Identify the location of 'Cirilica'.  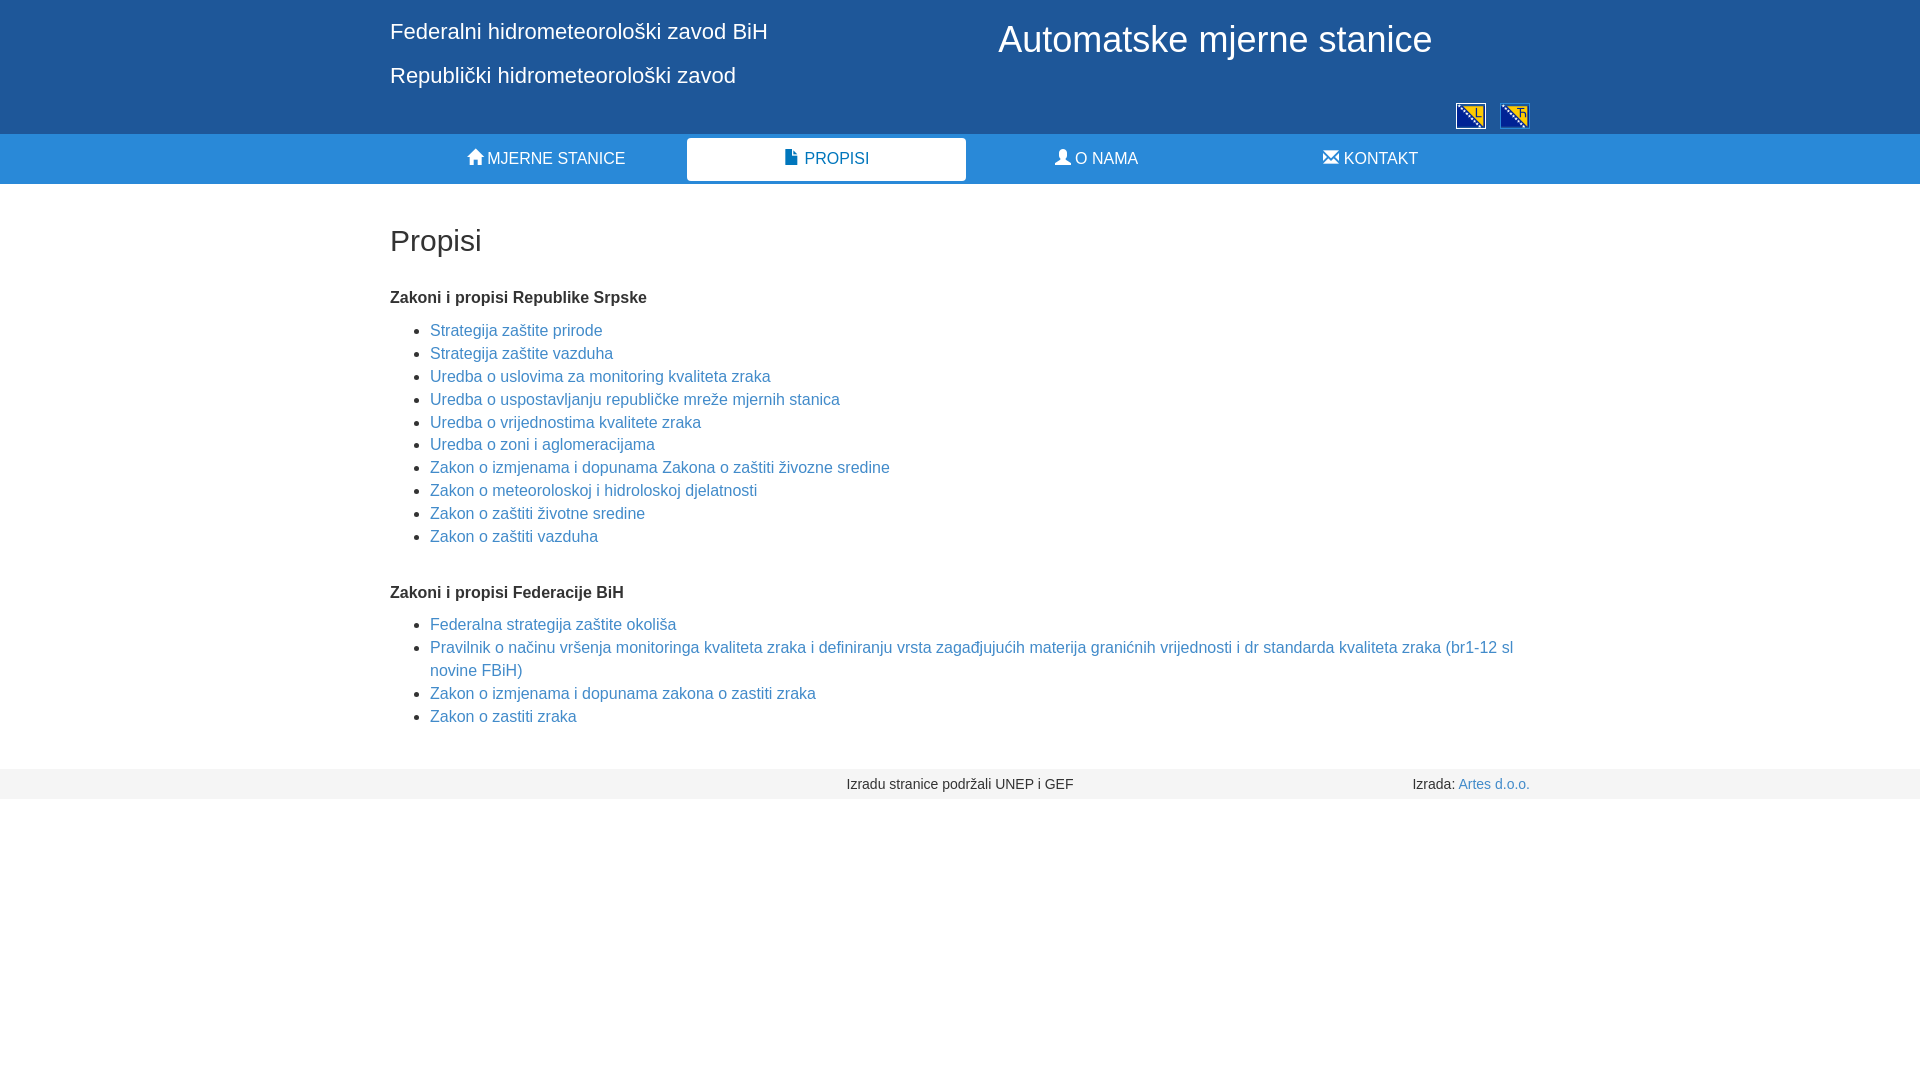
(1515, 115).